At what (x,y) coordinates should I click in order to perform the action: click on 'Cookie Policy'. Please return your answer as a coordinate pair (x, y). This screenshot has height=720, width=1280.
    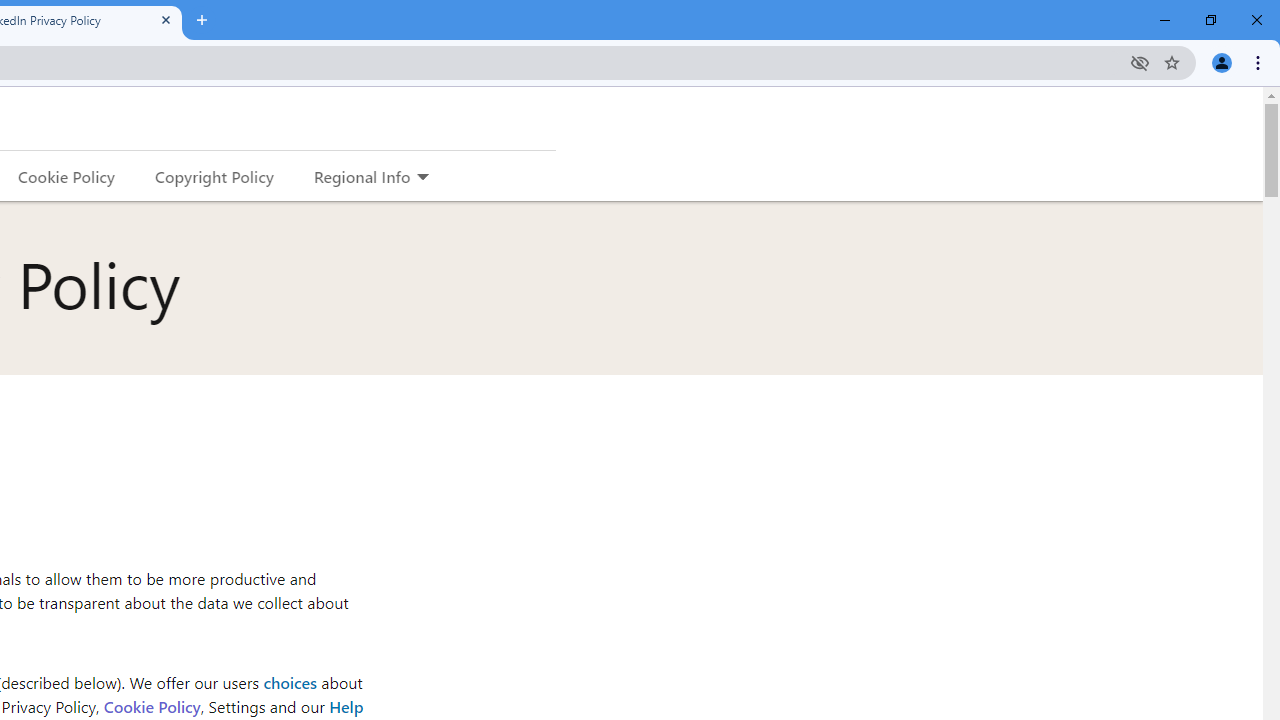
    Looking at the image, I should click on (150, 705).